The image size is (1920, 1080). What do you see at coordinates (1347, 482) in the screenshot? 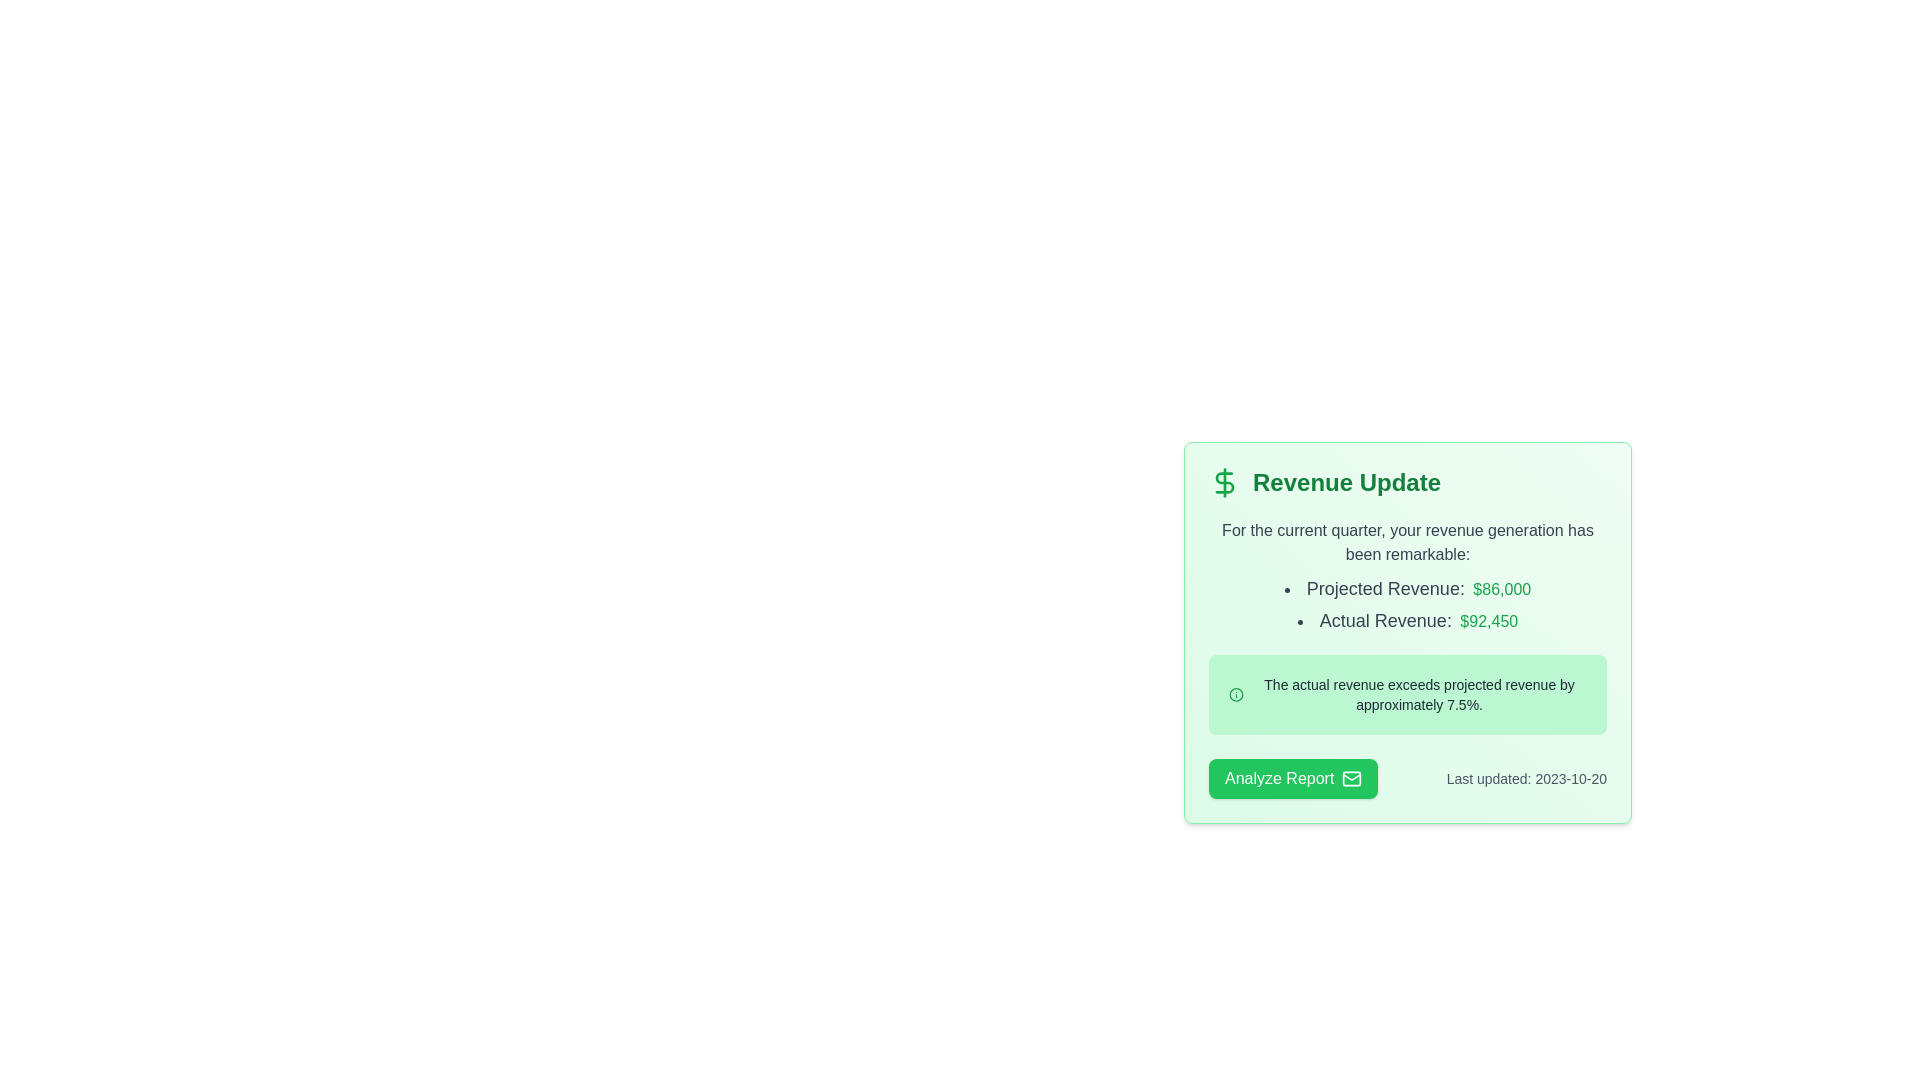
I see `the bold green text 'Revenue Update' located within the top section of a green card interface, positioned to the right of a green dollar icon` at bounding box center [1347, 482].